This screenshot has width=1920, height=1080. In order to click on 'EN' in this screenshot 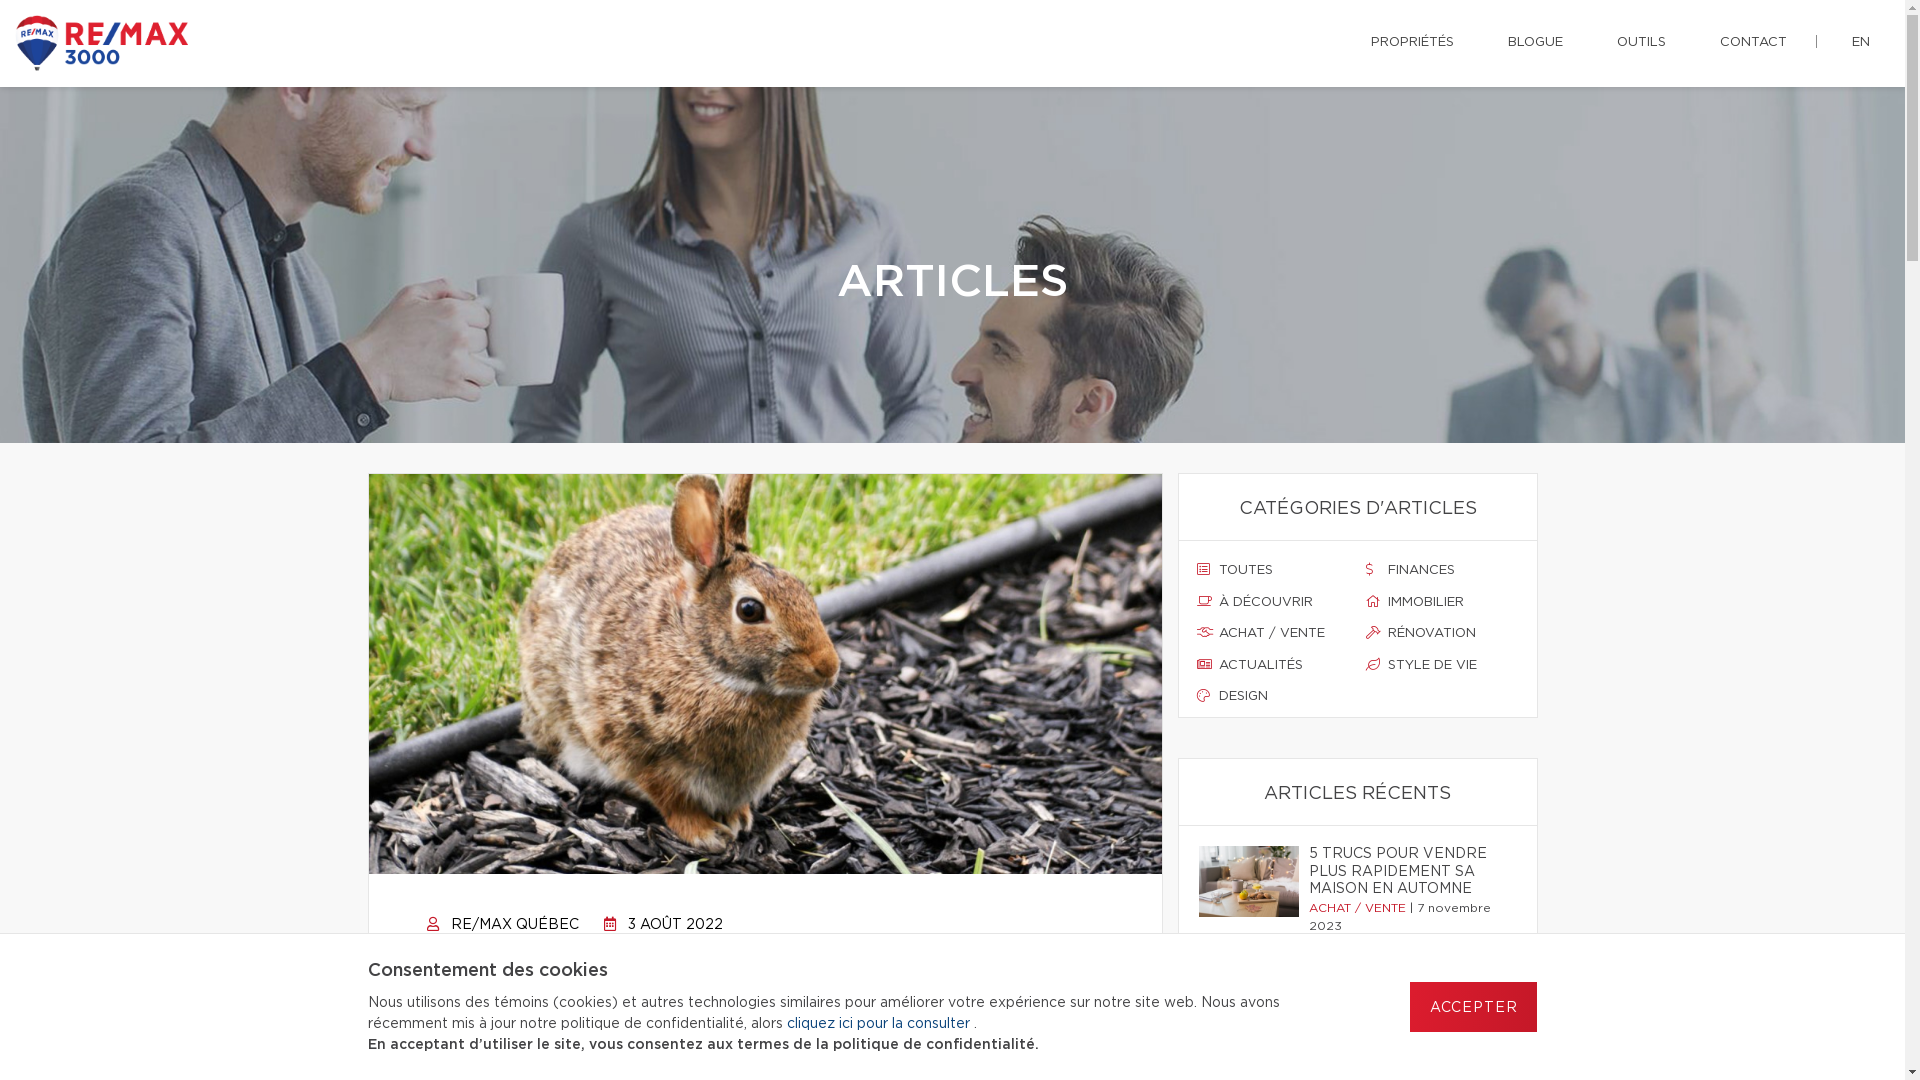, I will do `click(1860, 42)`.